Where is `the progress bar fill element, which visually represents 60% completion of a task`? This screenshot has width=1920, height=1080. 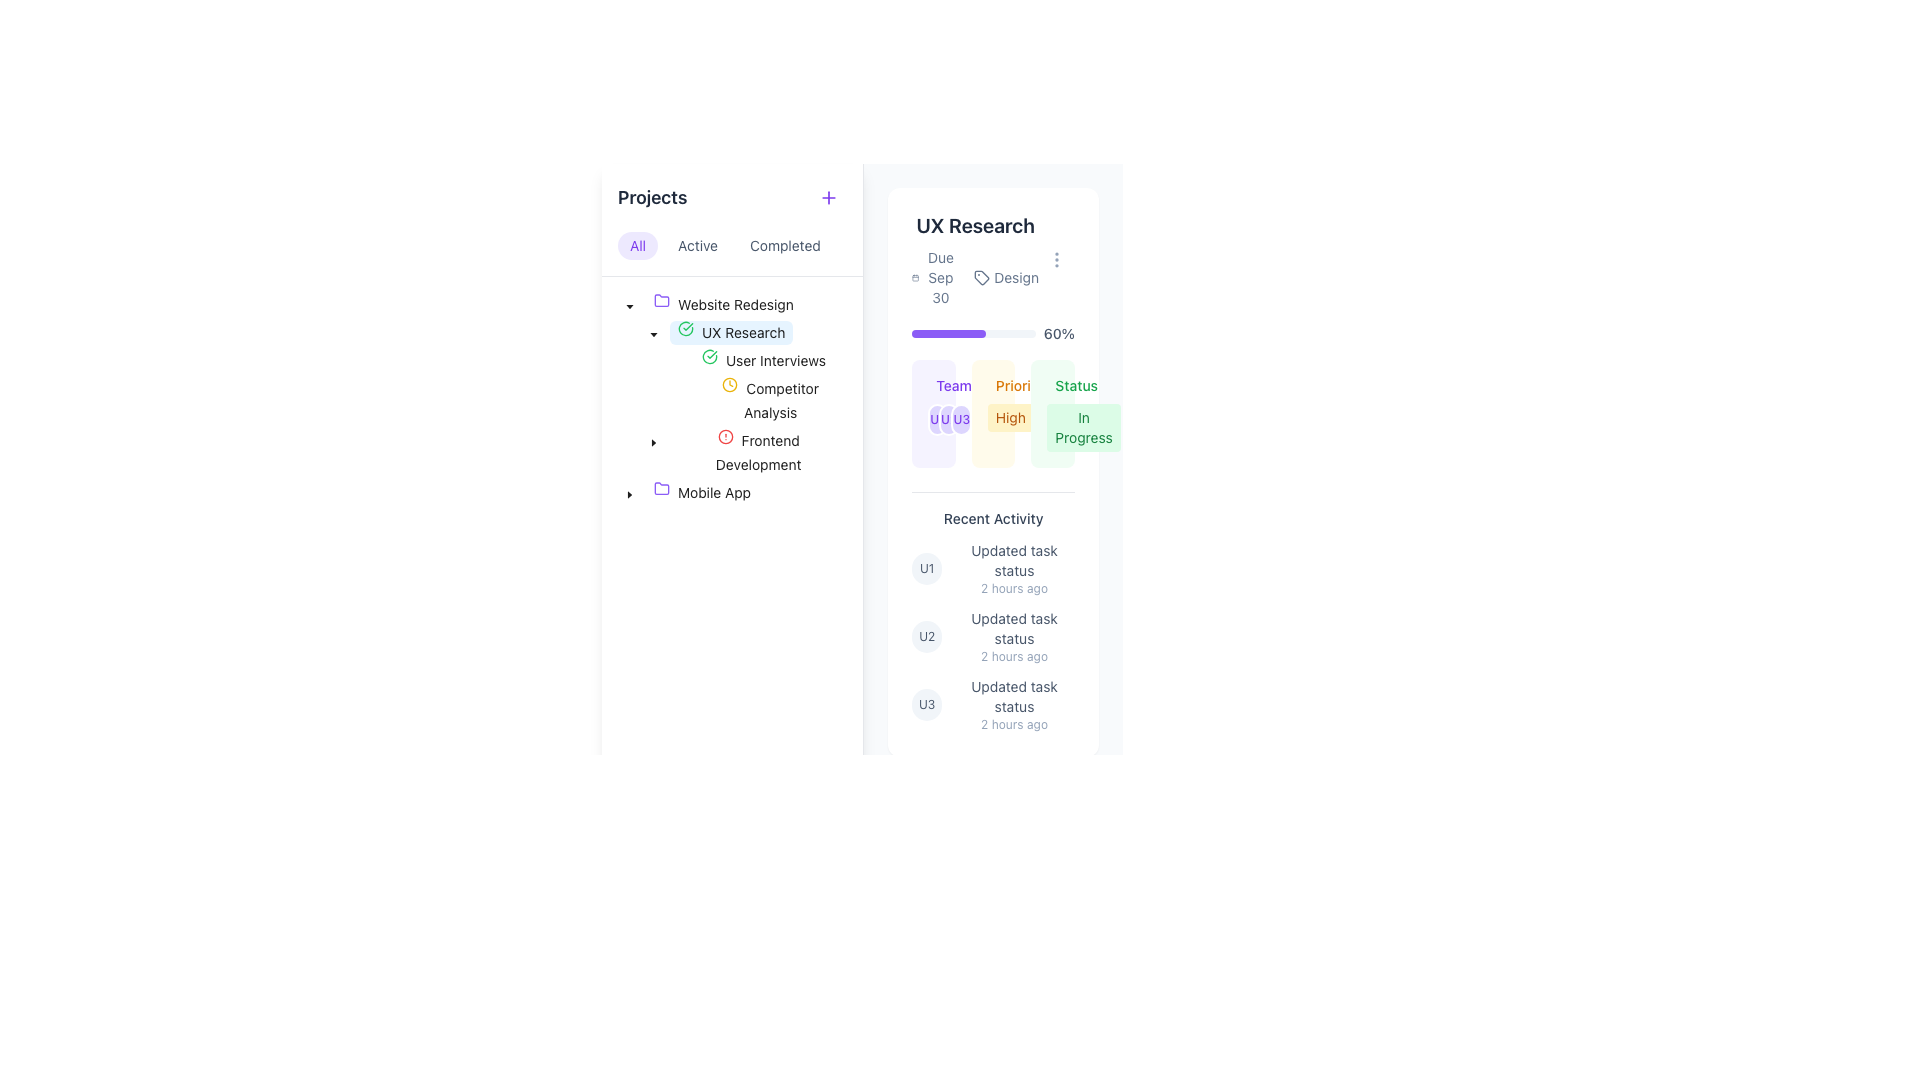 the progress bar fill element, which visually represents 60% completion of a task is located at coordinates (948, 333).